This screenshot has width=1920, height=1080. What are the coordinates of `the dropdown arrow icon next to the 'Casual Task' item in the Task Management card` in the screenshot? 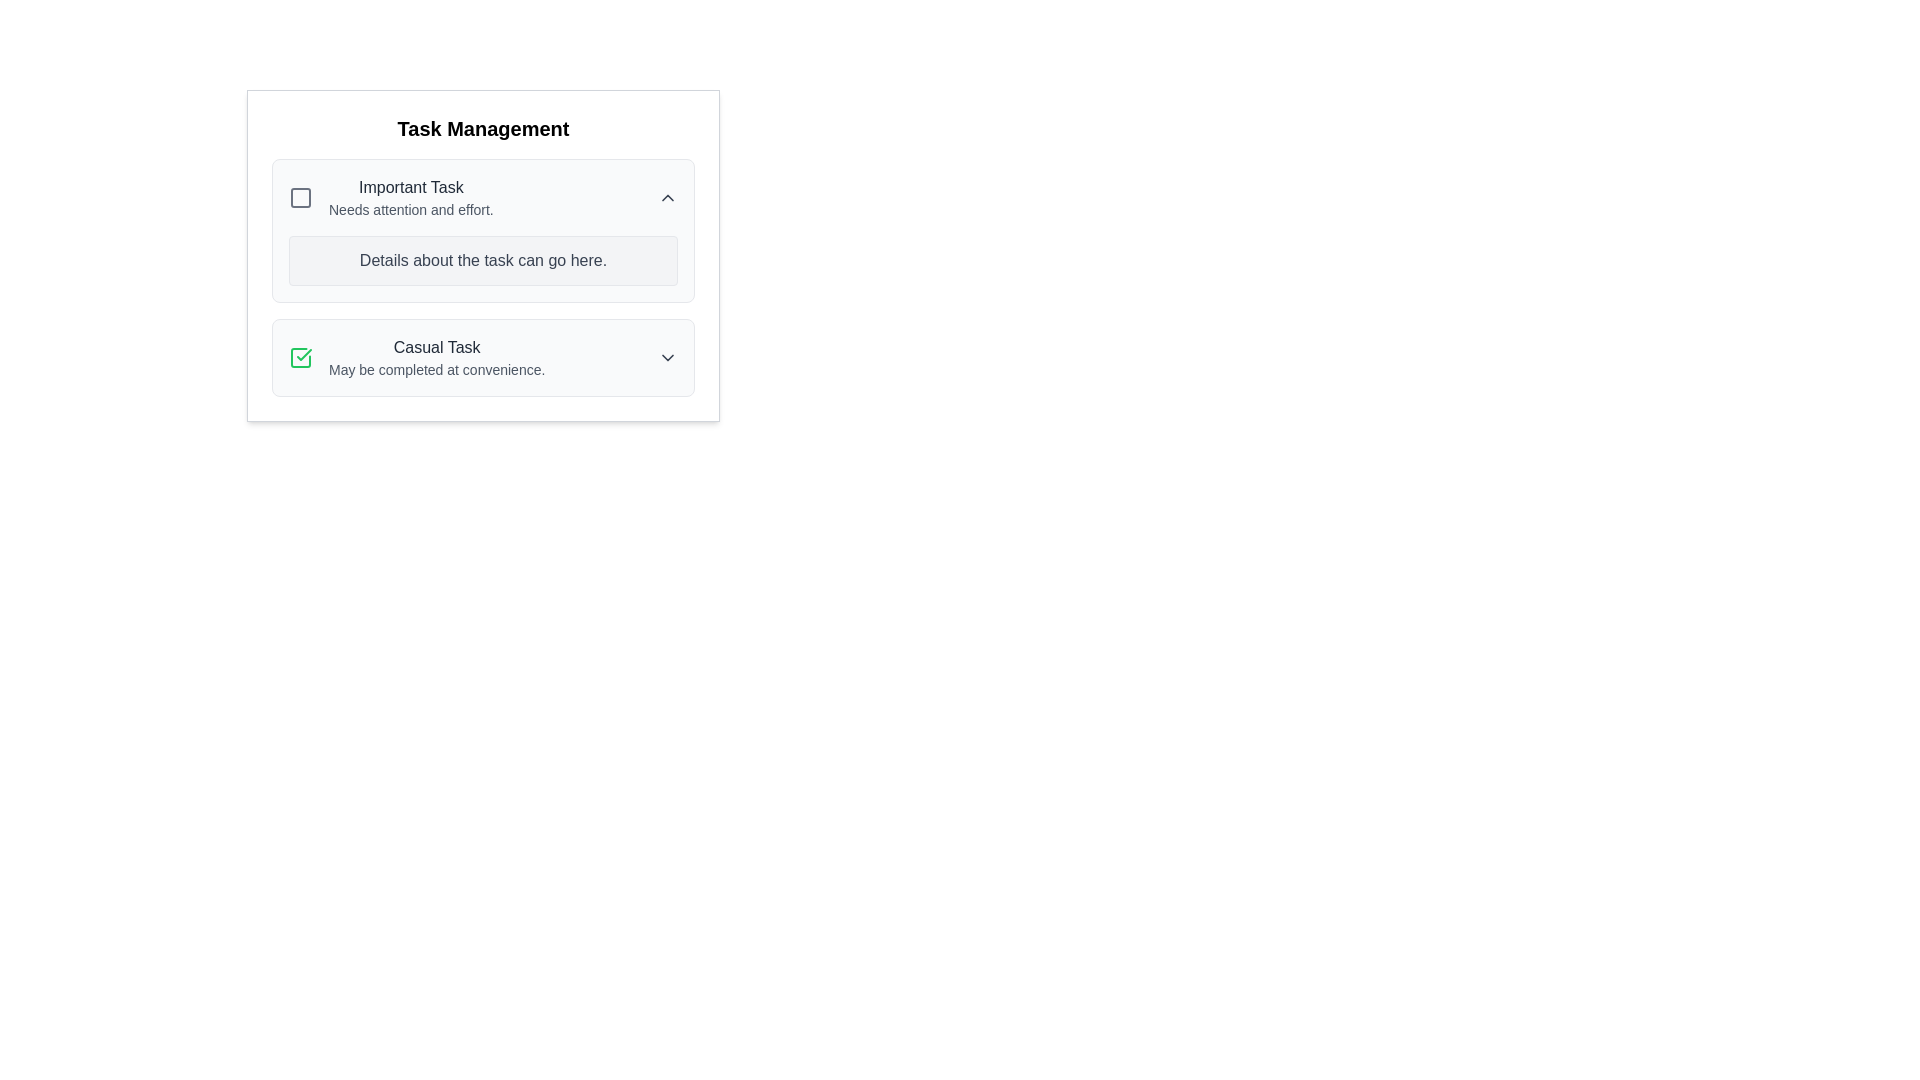 It's located at (483, 357).